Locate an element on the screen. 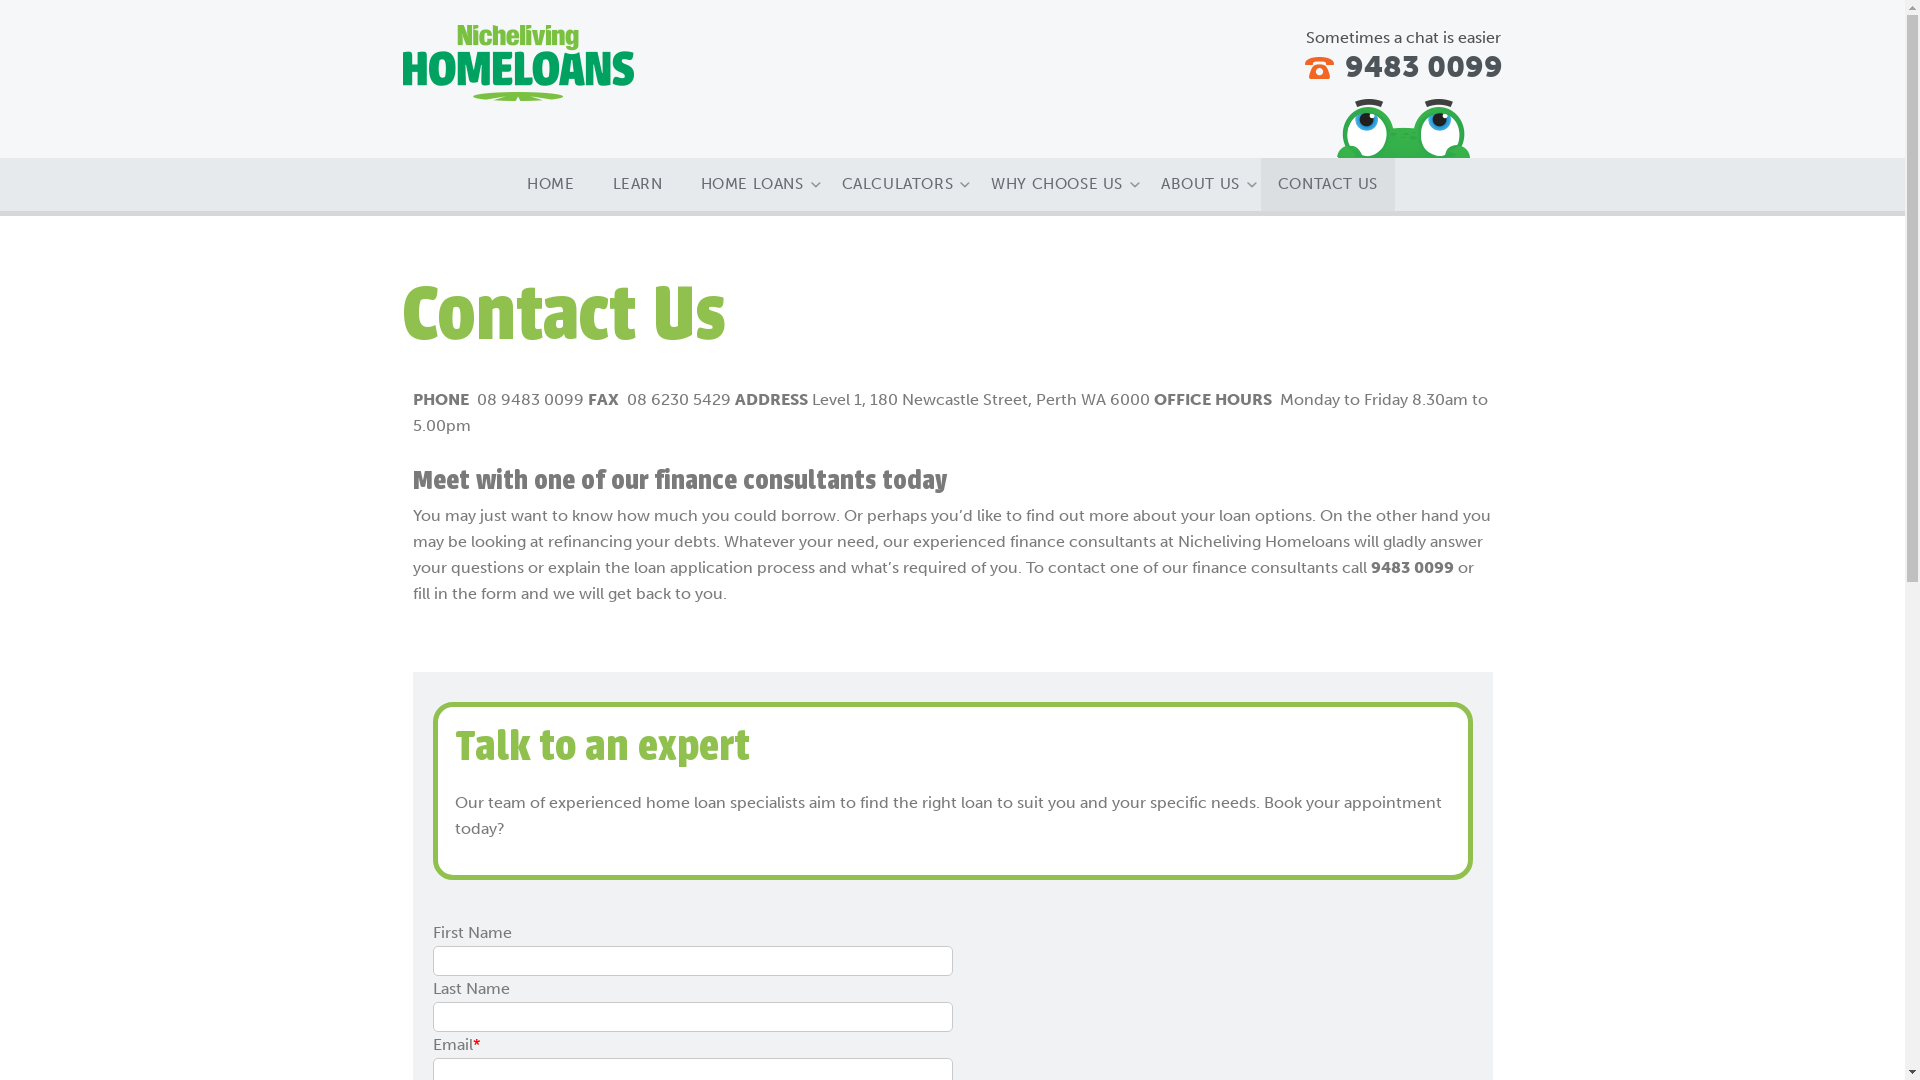 The height and width of the screenshot is (1080, 1920). 'Niche Living Home Loans' is located at coordinates (517, 61).